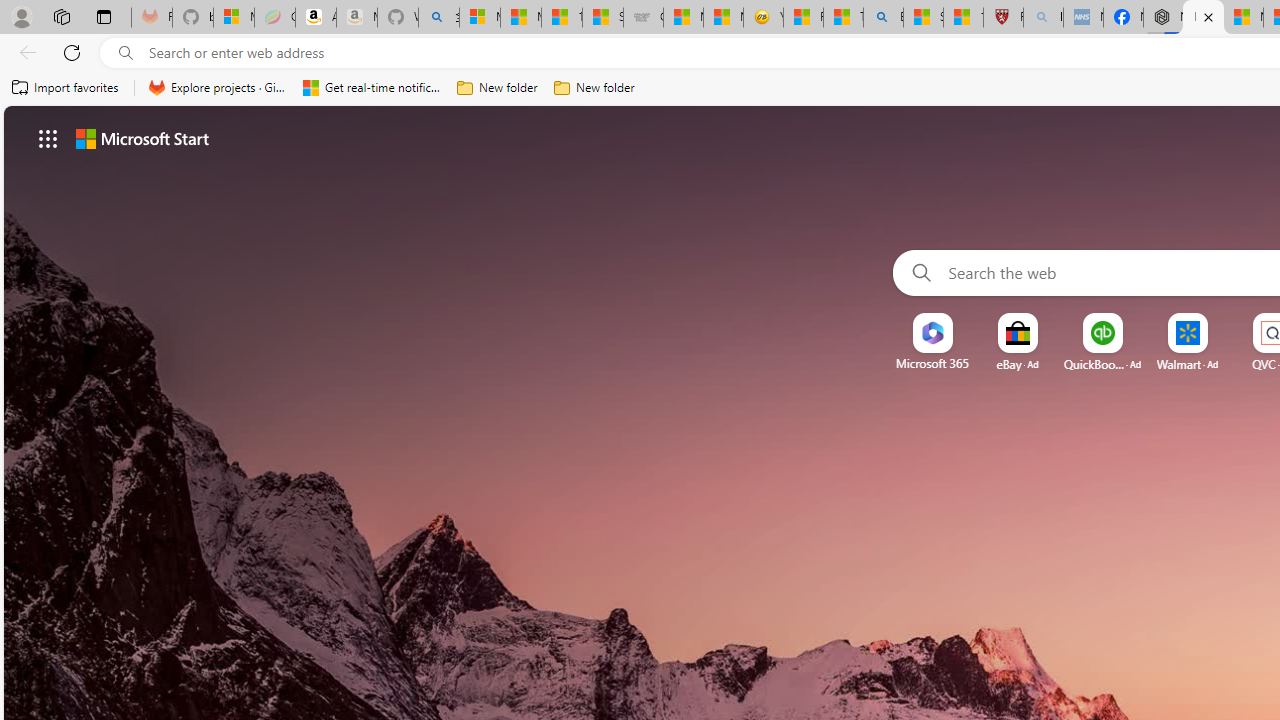  Describe the element at coordinates (65, 87) in the screenshot. I see `'Import favorites'` at that location.